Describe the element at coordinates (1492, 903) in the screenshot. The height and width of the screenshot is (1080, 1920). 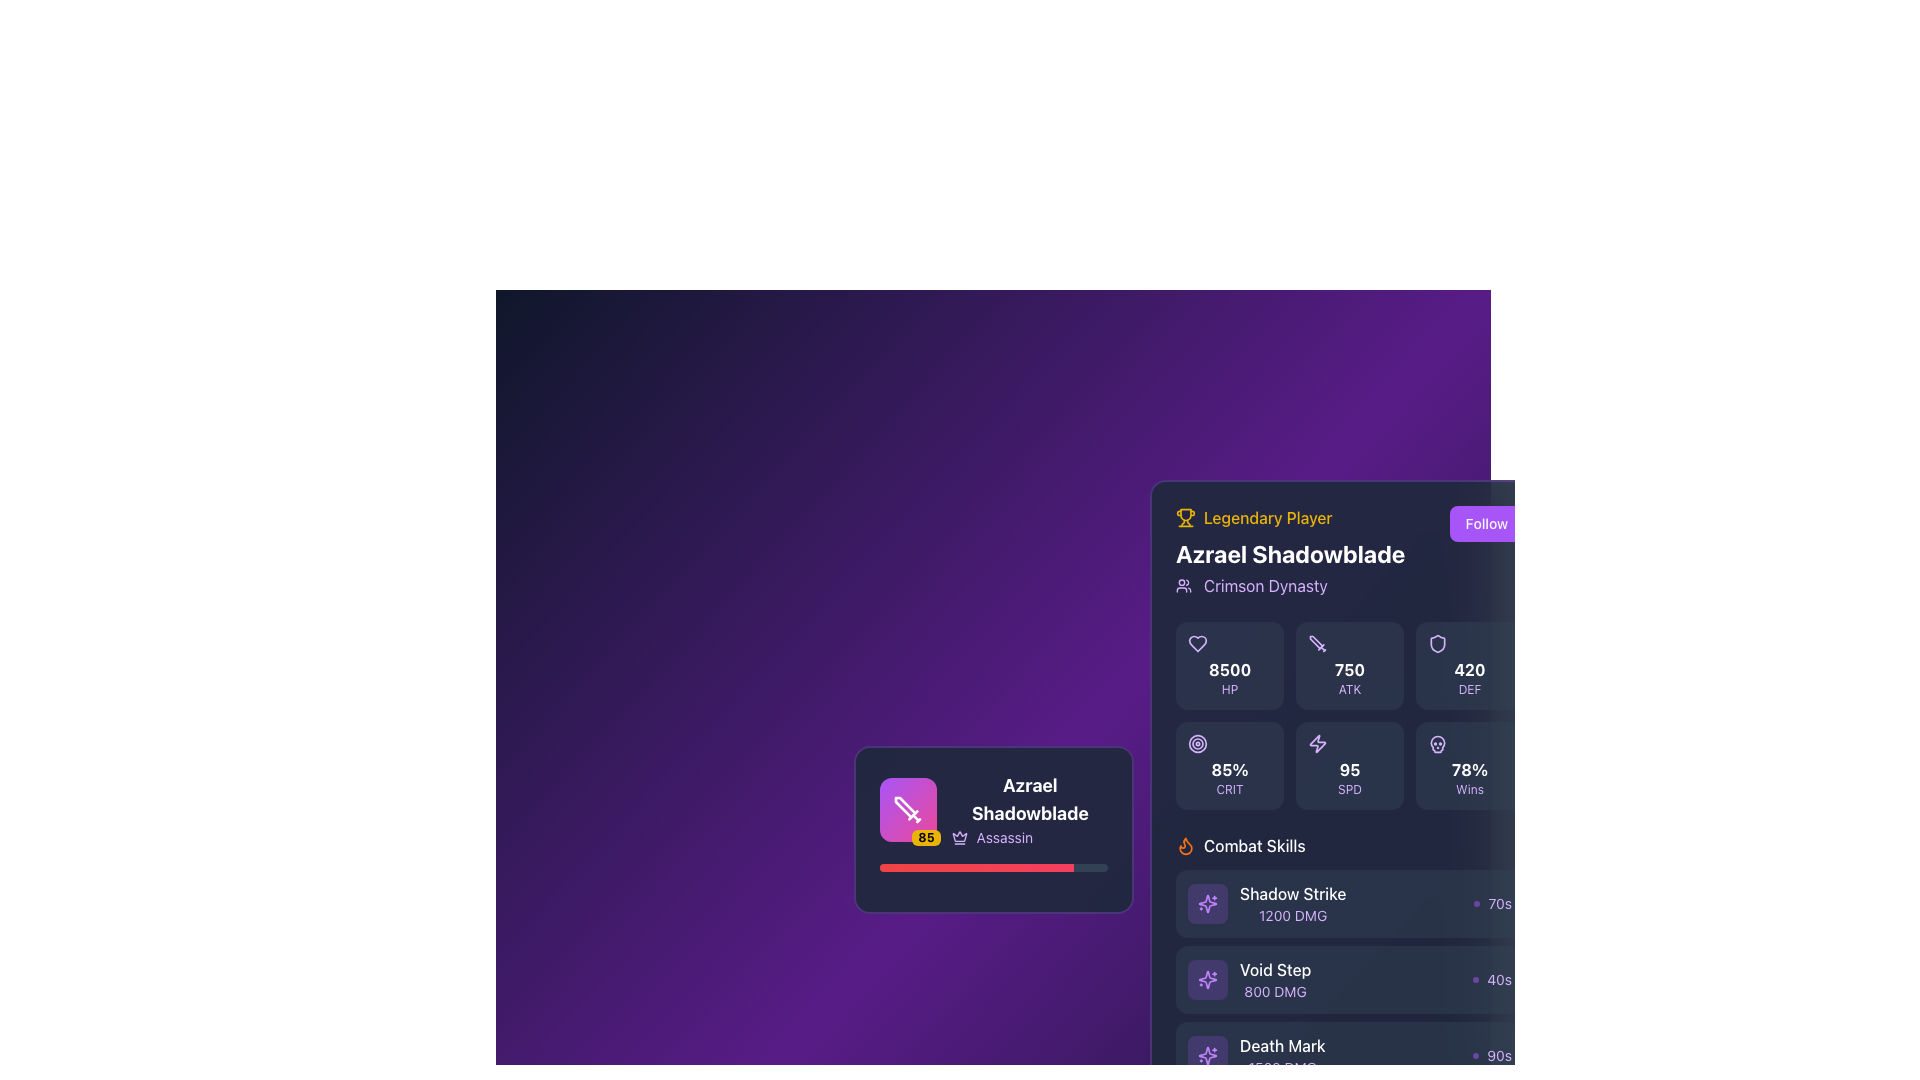
I see `the Label with an icon indicating the duration or cooldown timer for the 'Shadow Strike' skill, located to the right of the 'Shadow Strike 1200 DMG' text in the bottom-right corner of the Combat Skills section` at that location.